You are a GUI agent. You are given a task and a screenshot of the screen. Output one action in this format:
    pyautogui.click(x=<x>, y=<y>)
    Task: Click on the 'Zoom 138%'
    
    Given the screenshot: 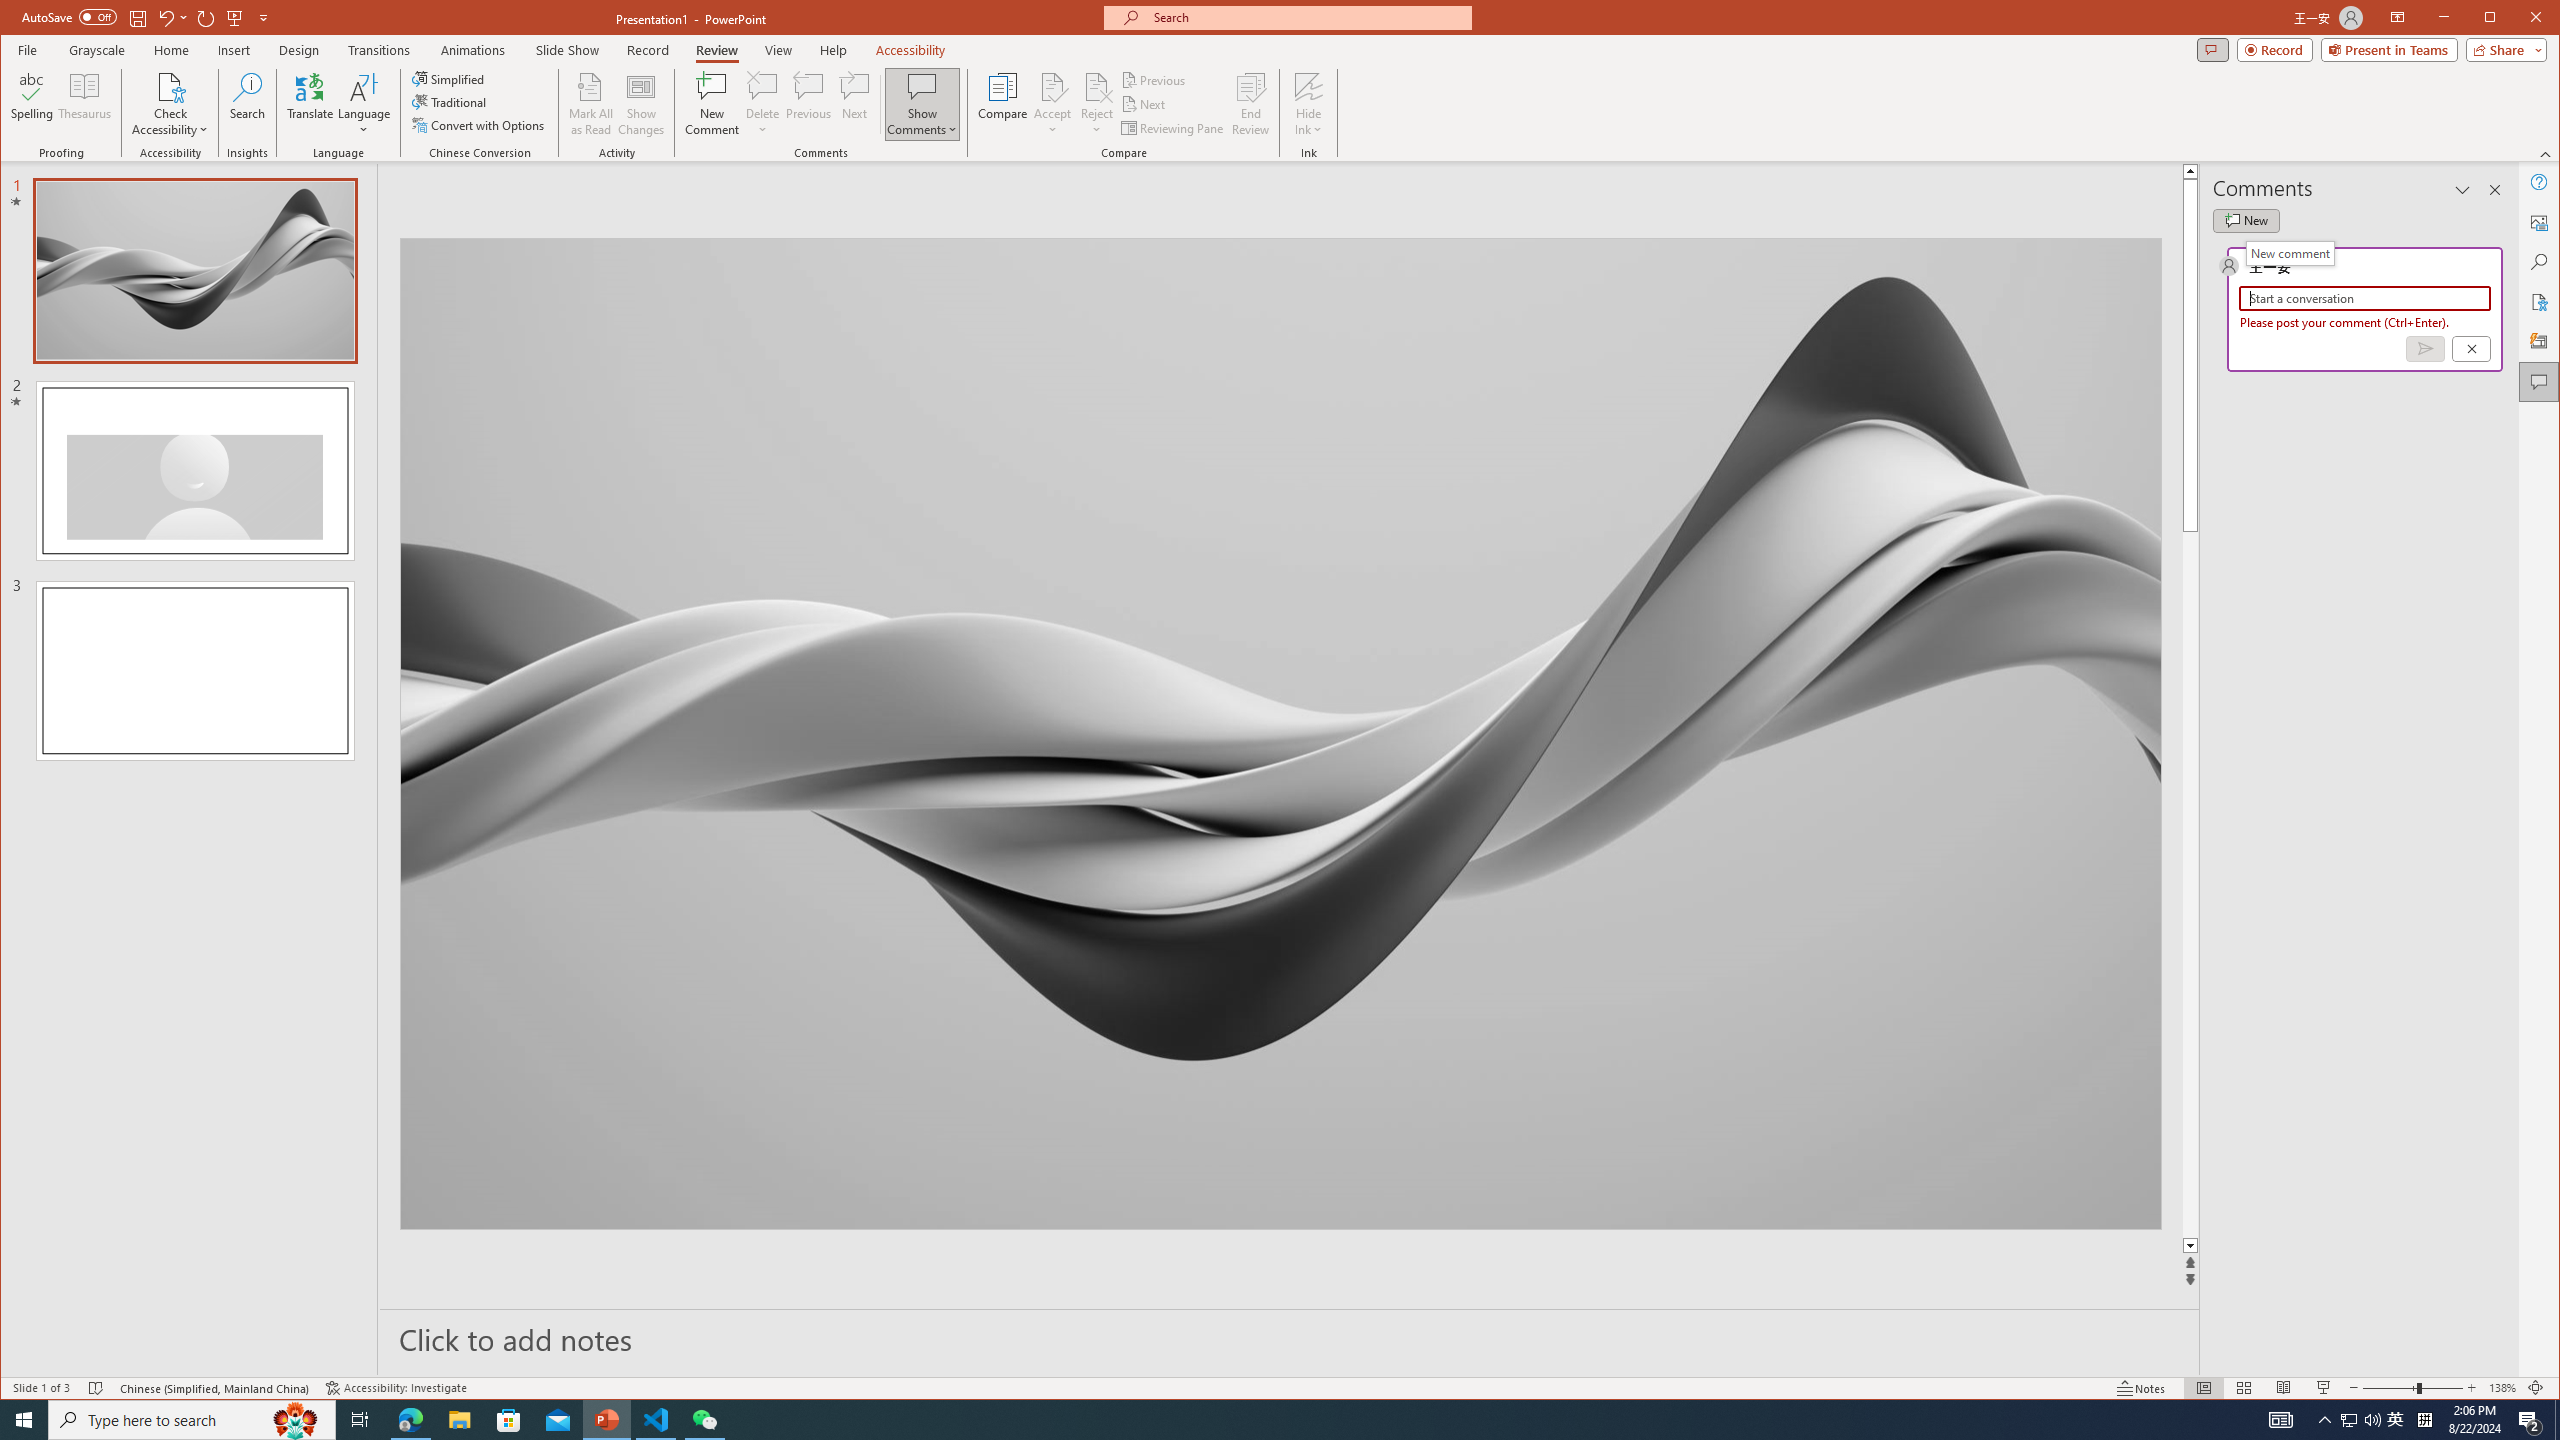 What is the action you would take?
    pyautogui.click(x=2502, y=1387)
    